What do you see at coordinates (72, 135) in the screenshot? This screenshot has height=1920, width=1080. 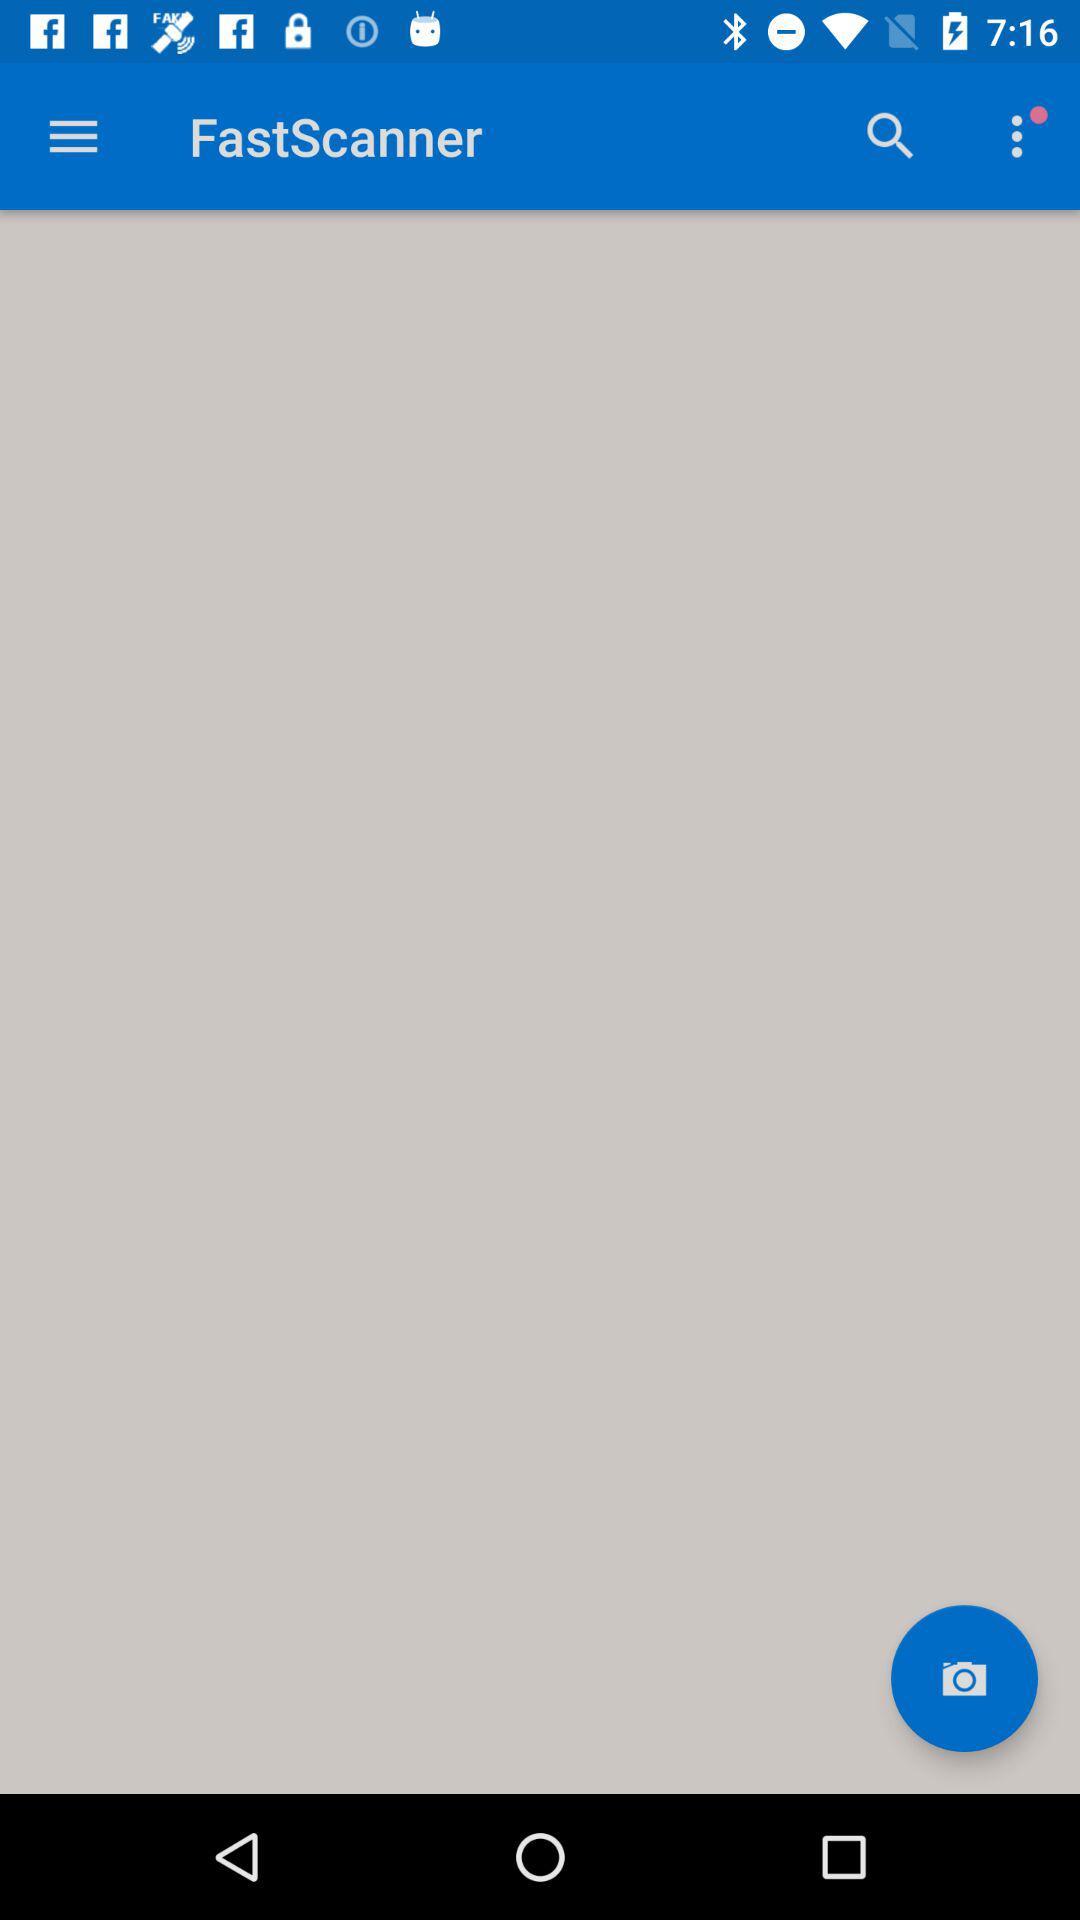 I see `menu list` at bounding box center [72, 135].